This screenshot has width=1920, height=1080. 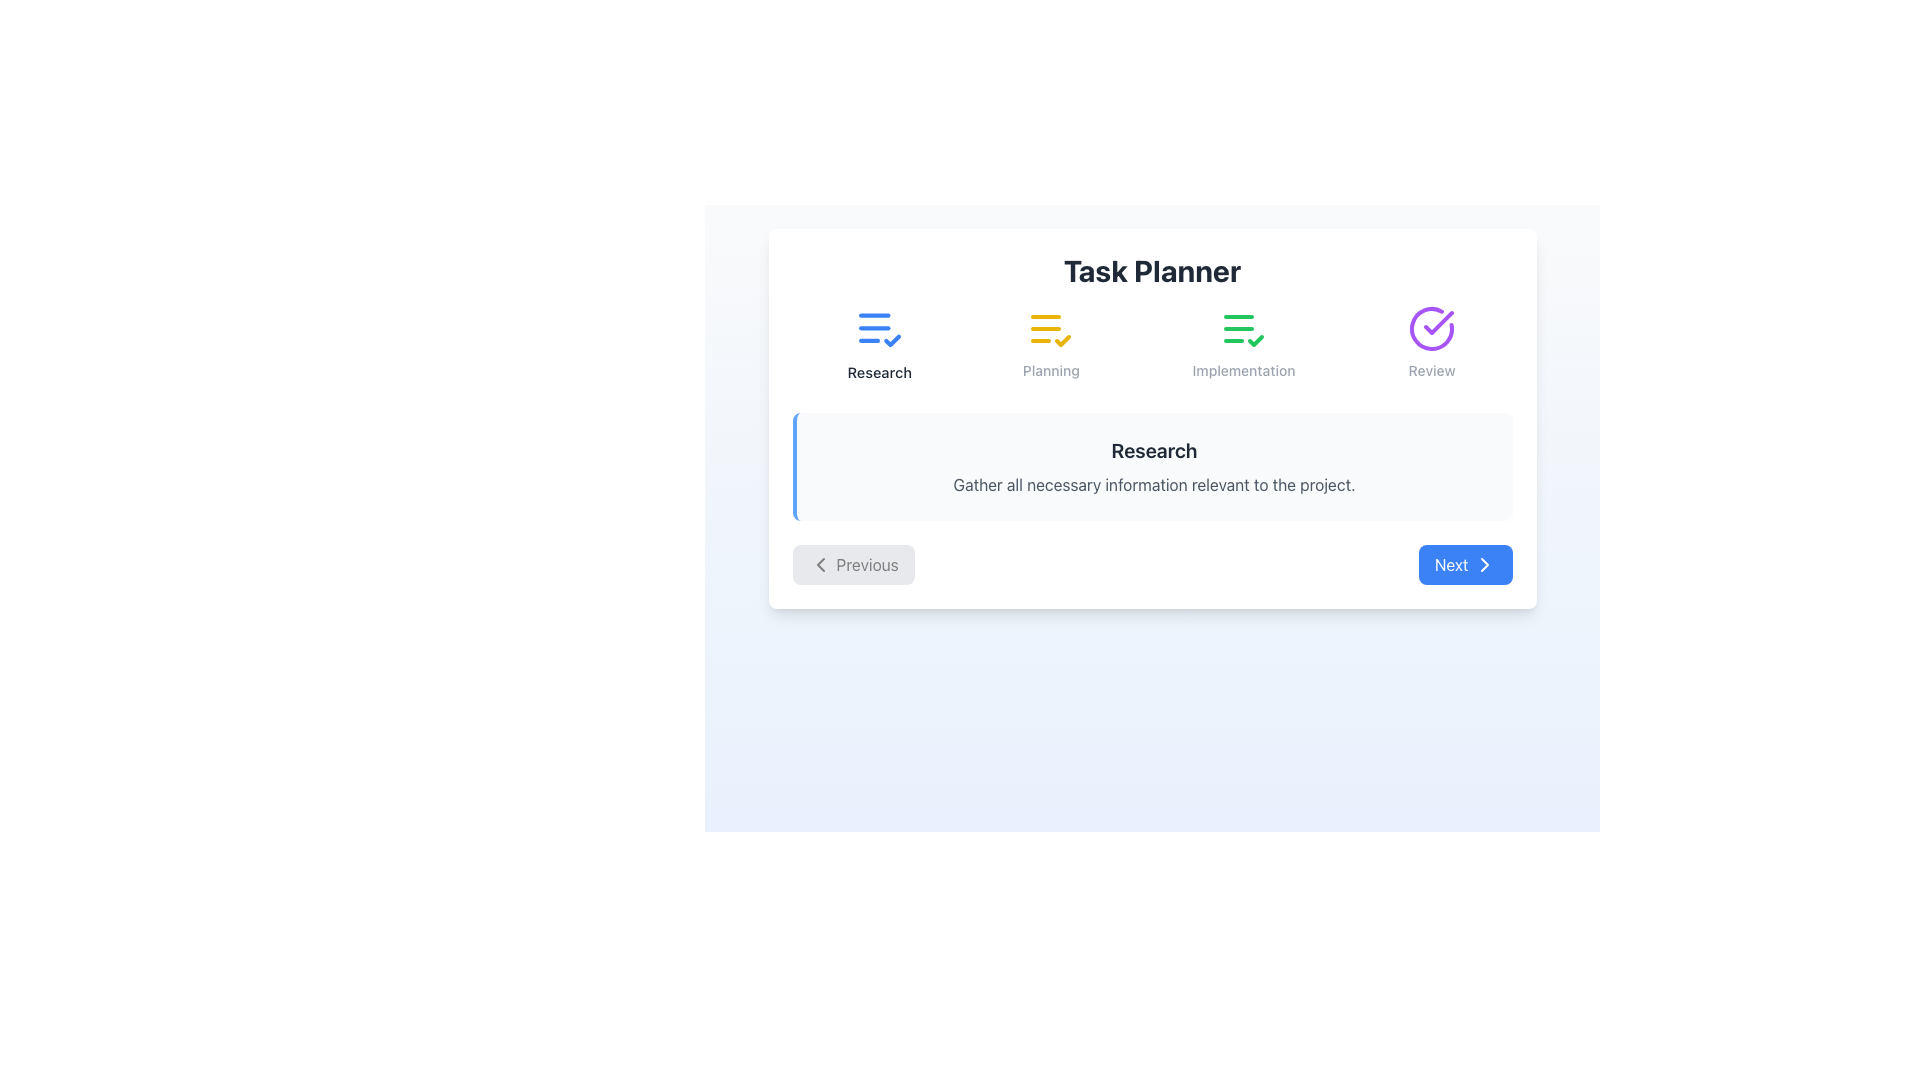 What do you see at coordinates (879, 342) in the screenshot?
I see `the 'Research' component, which is the first element in the 'Task Planner' section` at bounding box center [879, 342].